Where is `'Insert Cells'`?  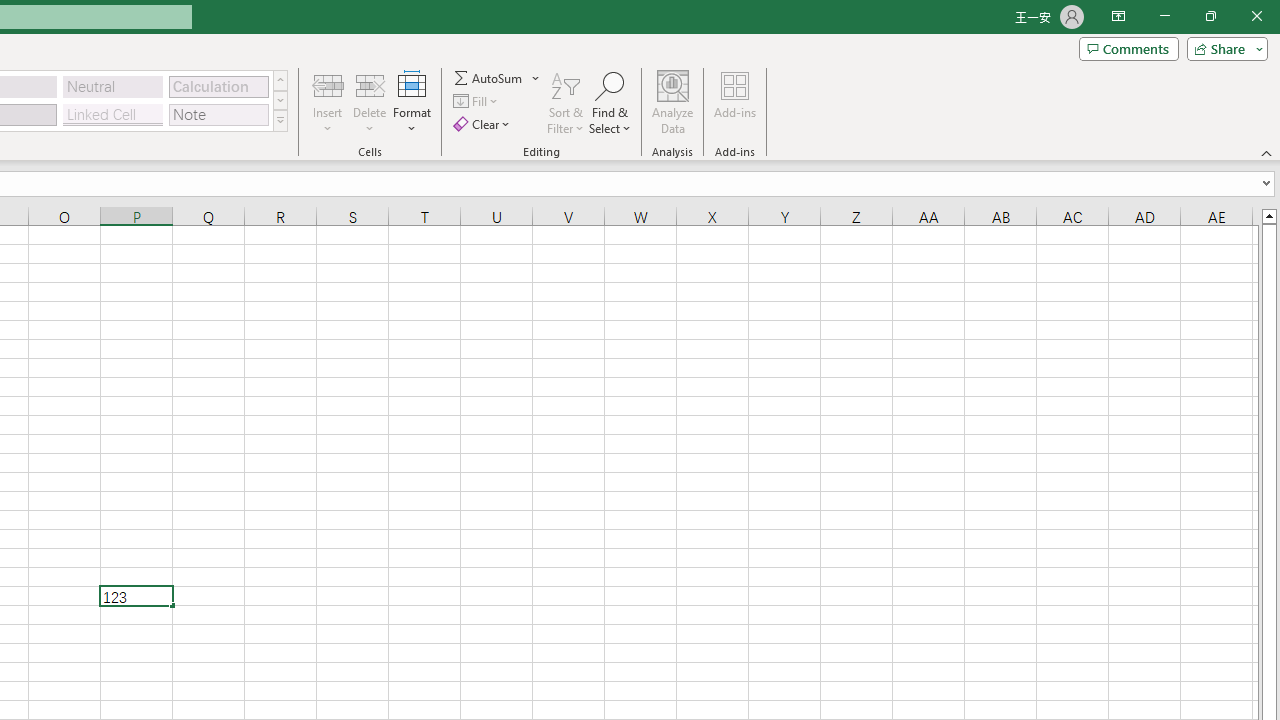 'Insert Cells' is located at coordinates (328, 84).